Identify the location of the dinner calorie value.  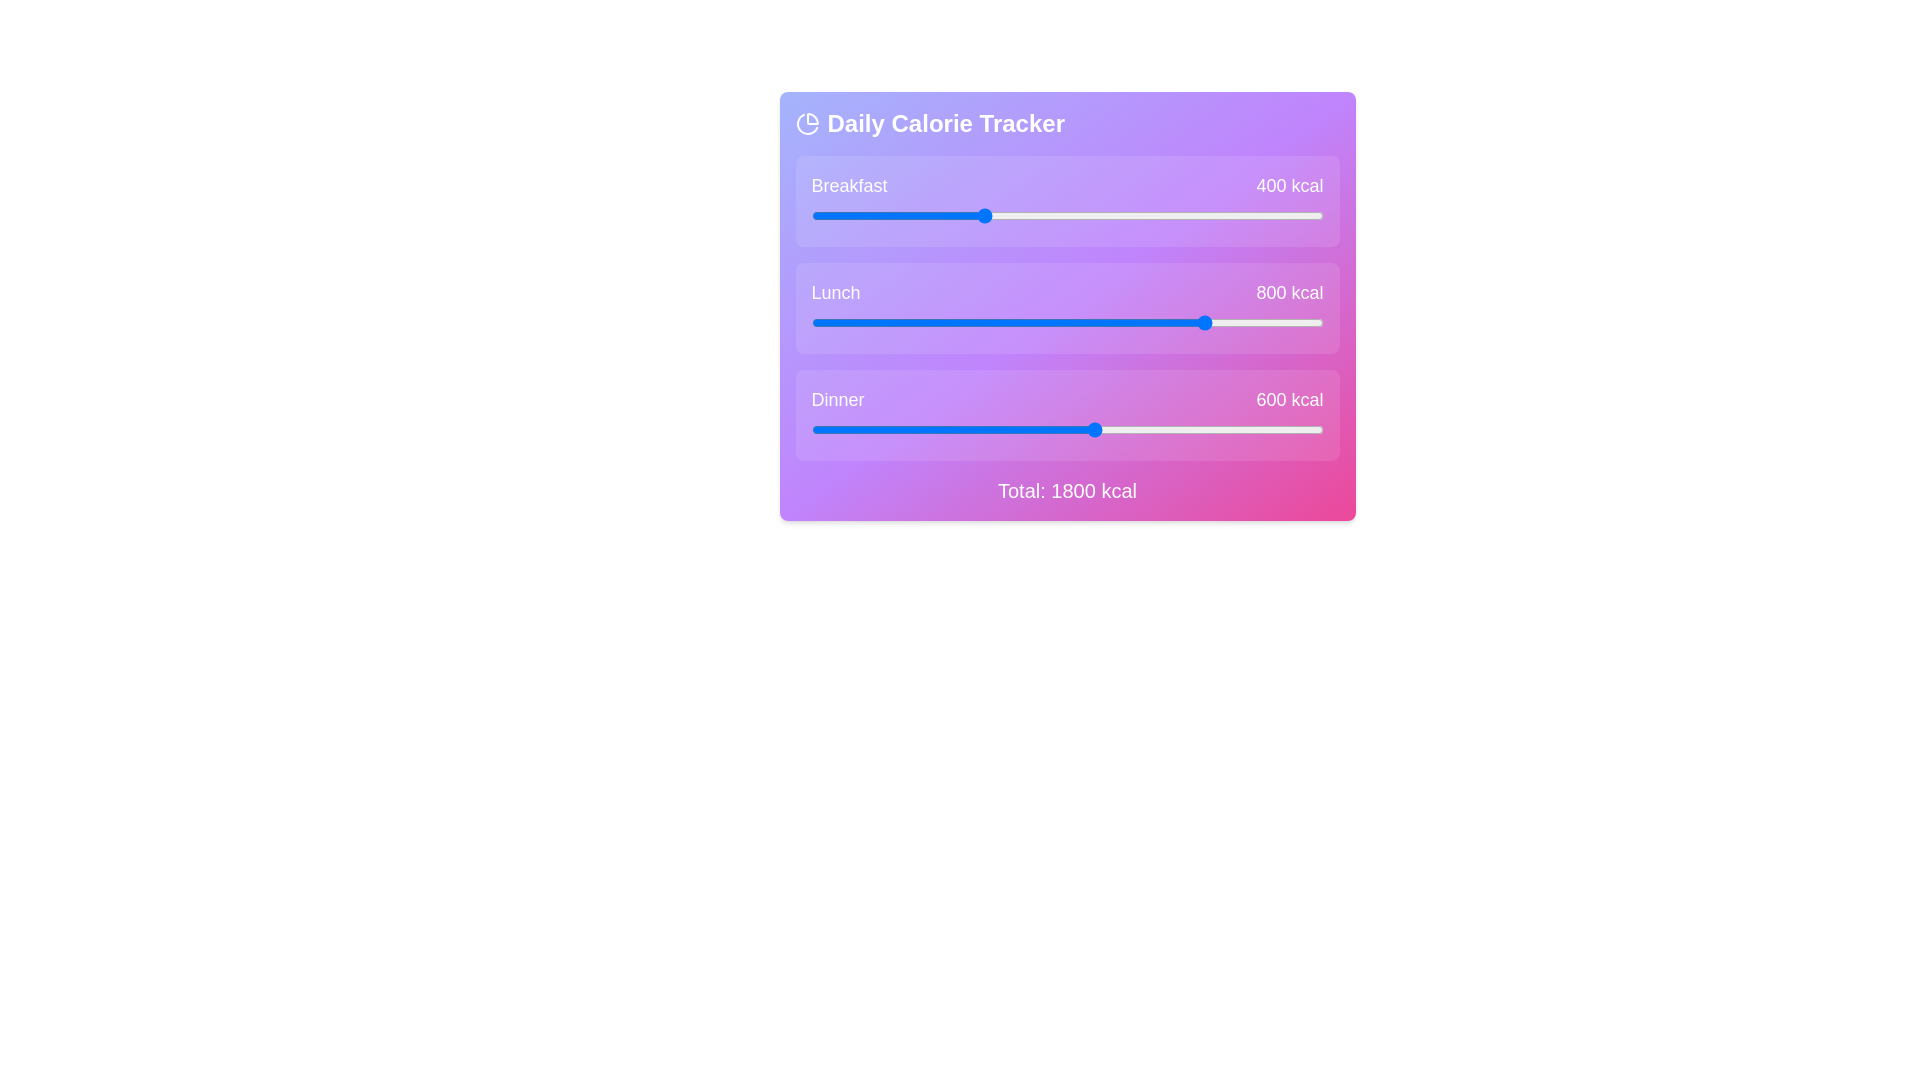
(1313, 428).